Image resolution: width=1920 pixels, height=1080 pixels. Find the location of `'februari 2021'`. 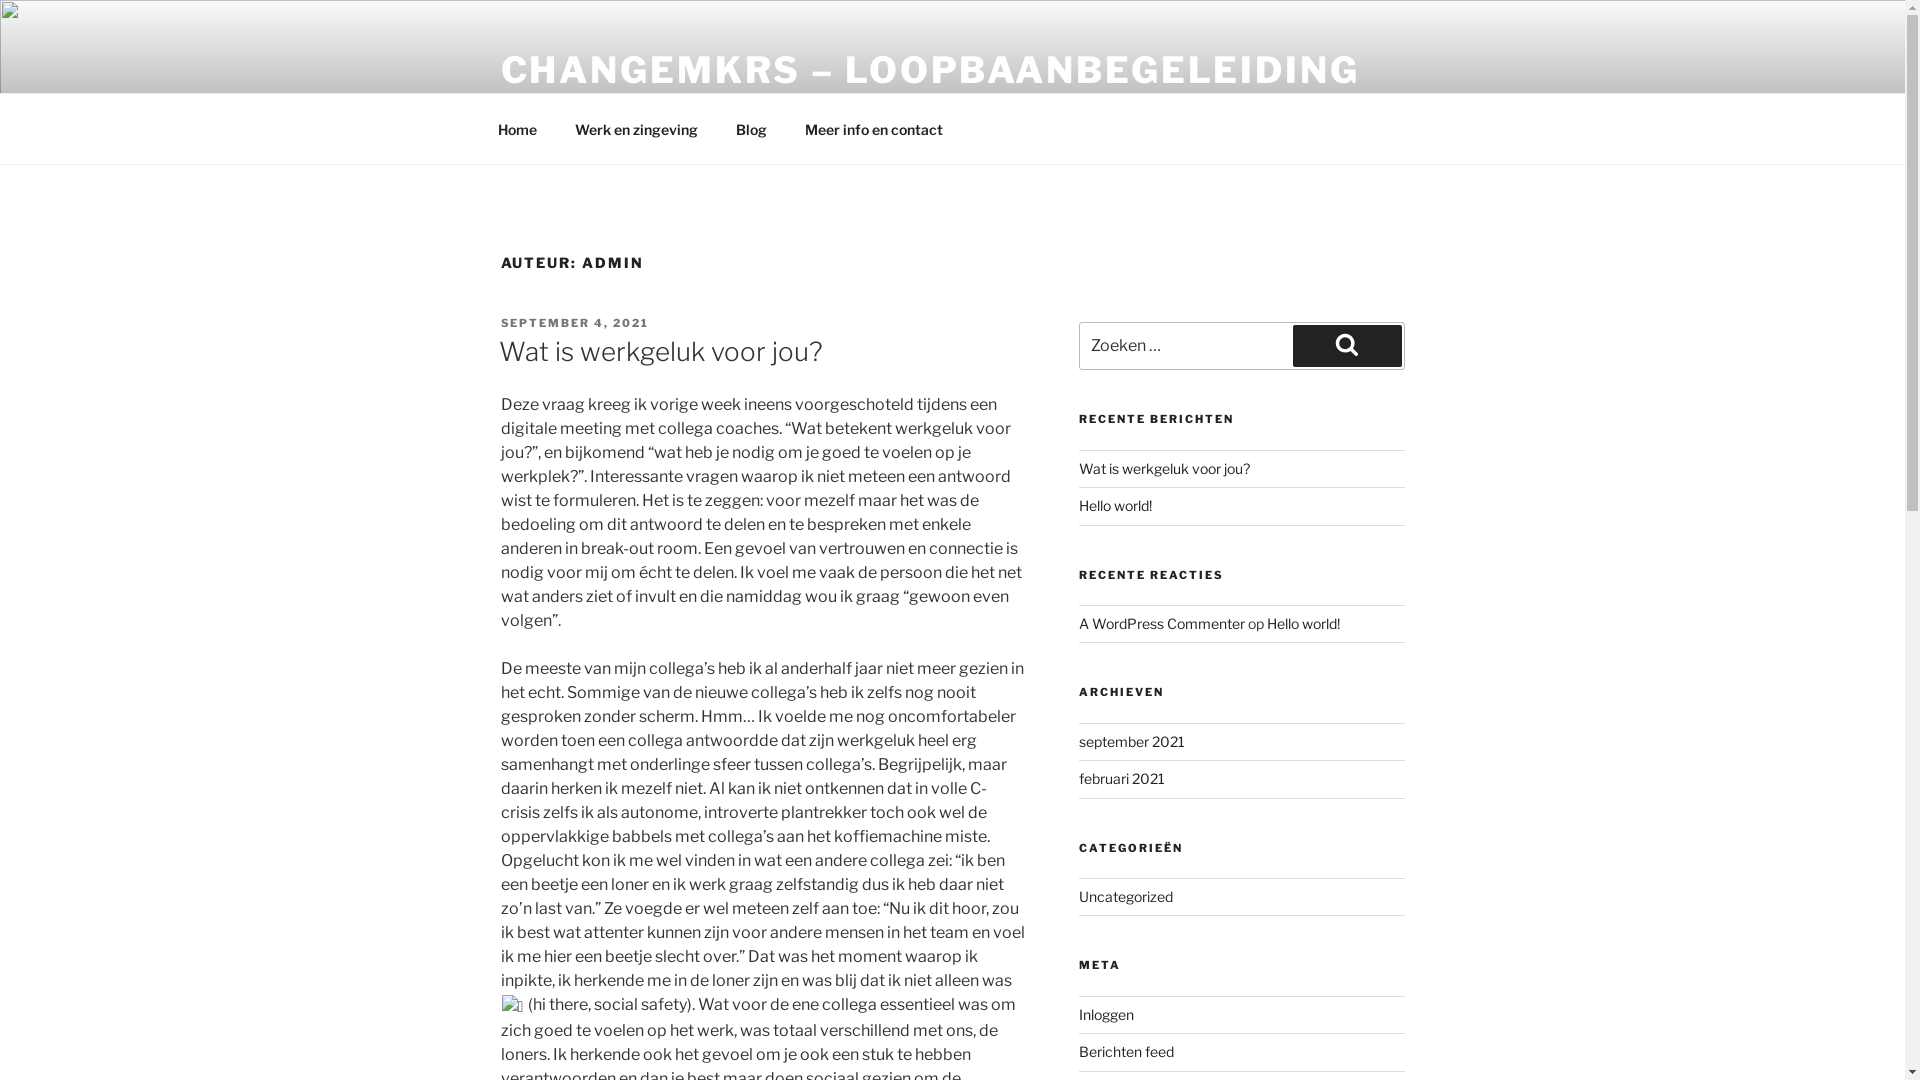

'februari 2021' is located at coordinates (1122, 777).